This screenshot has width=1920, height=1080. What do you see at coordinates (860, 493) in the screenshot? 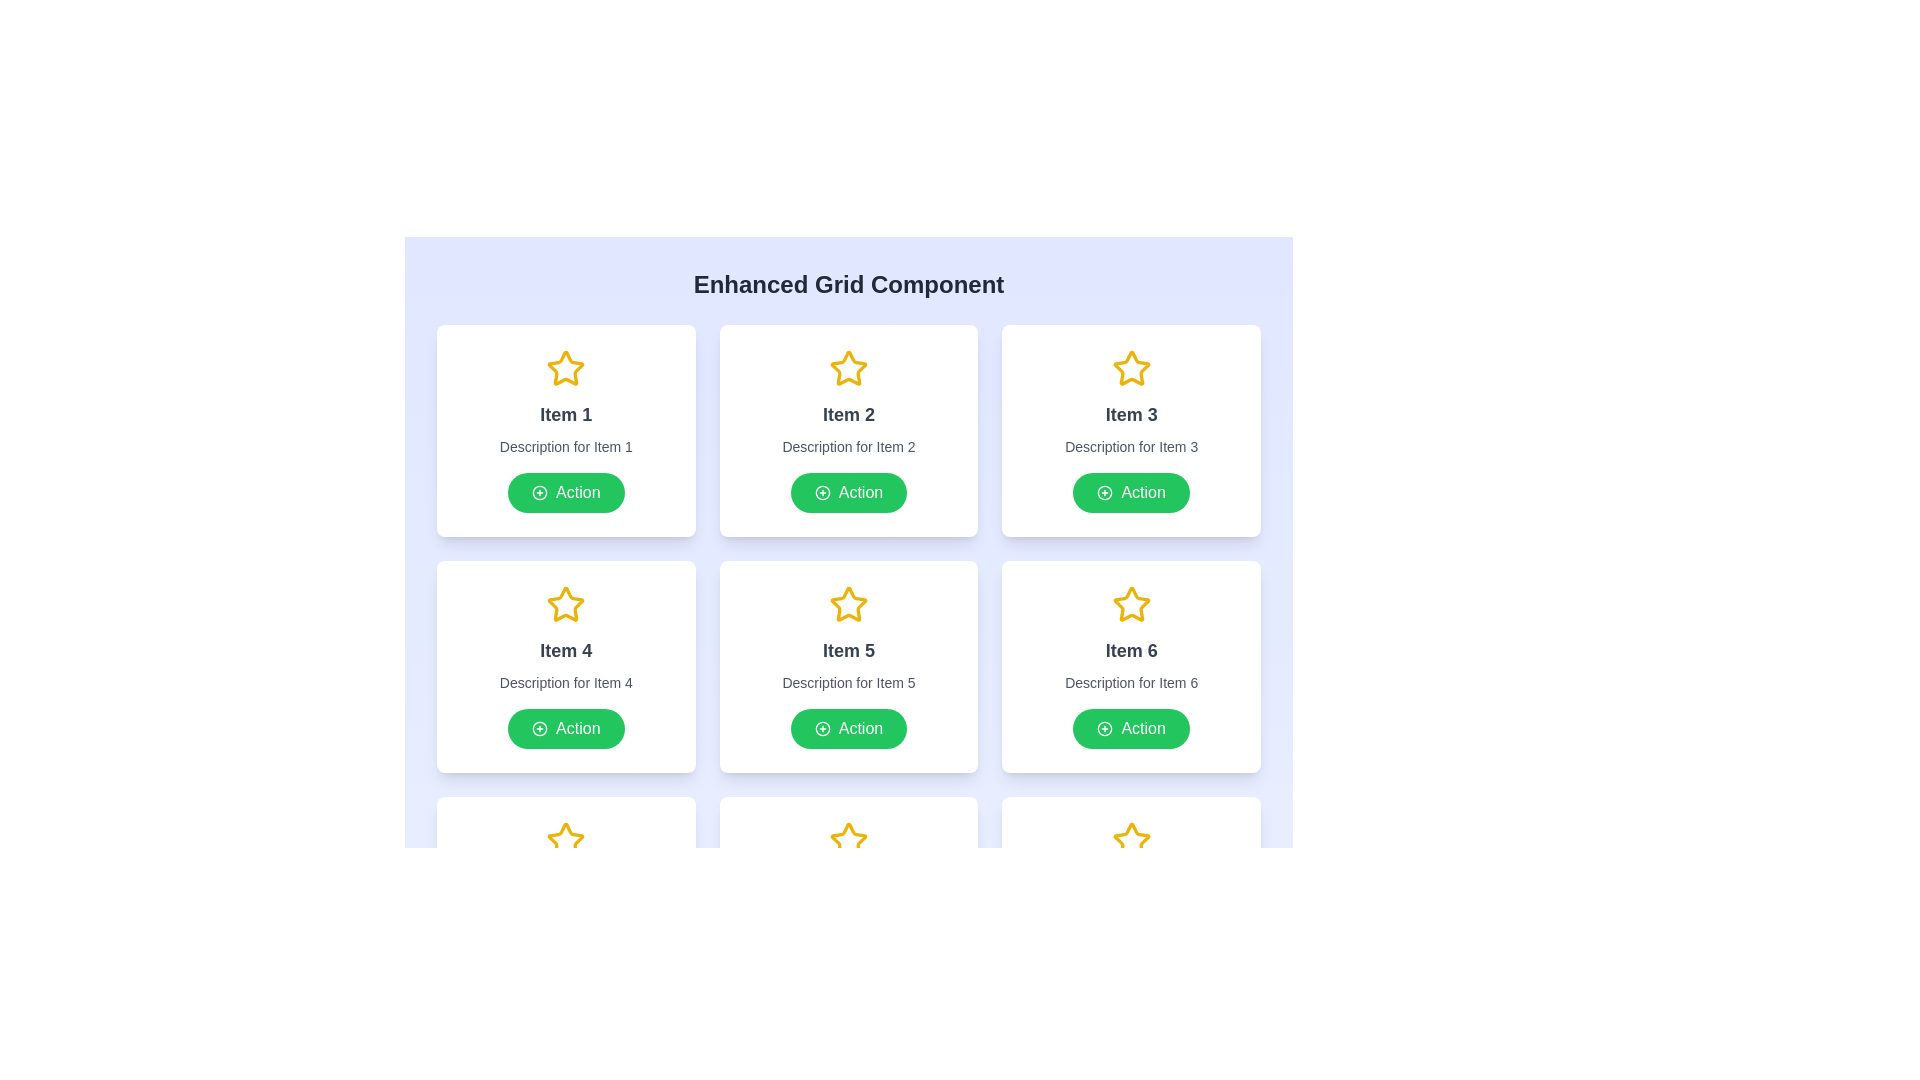
I see `the text label that is part of the interactive button labeled 'Action' in the second card of the grid layout, located under 'Item 2'` at bounding box center [860, 493].